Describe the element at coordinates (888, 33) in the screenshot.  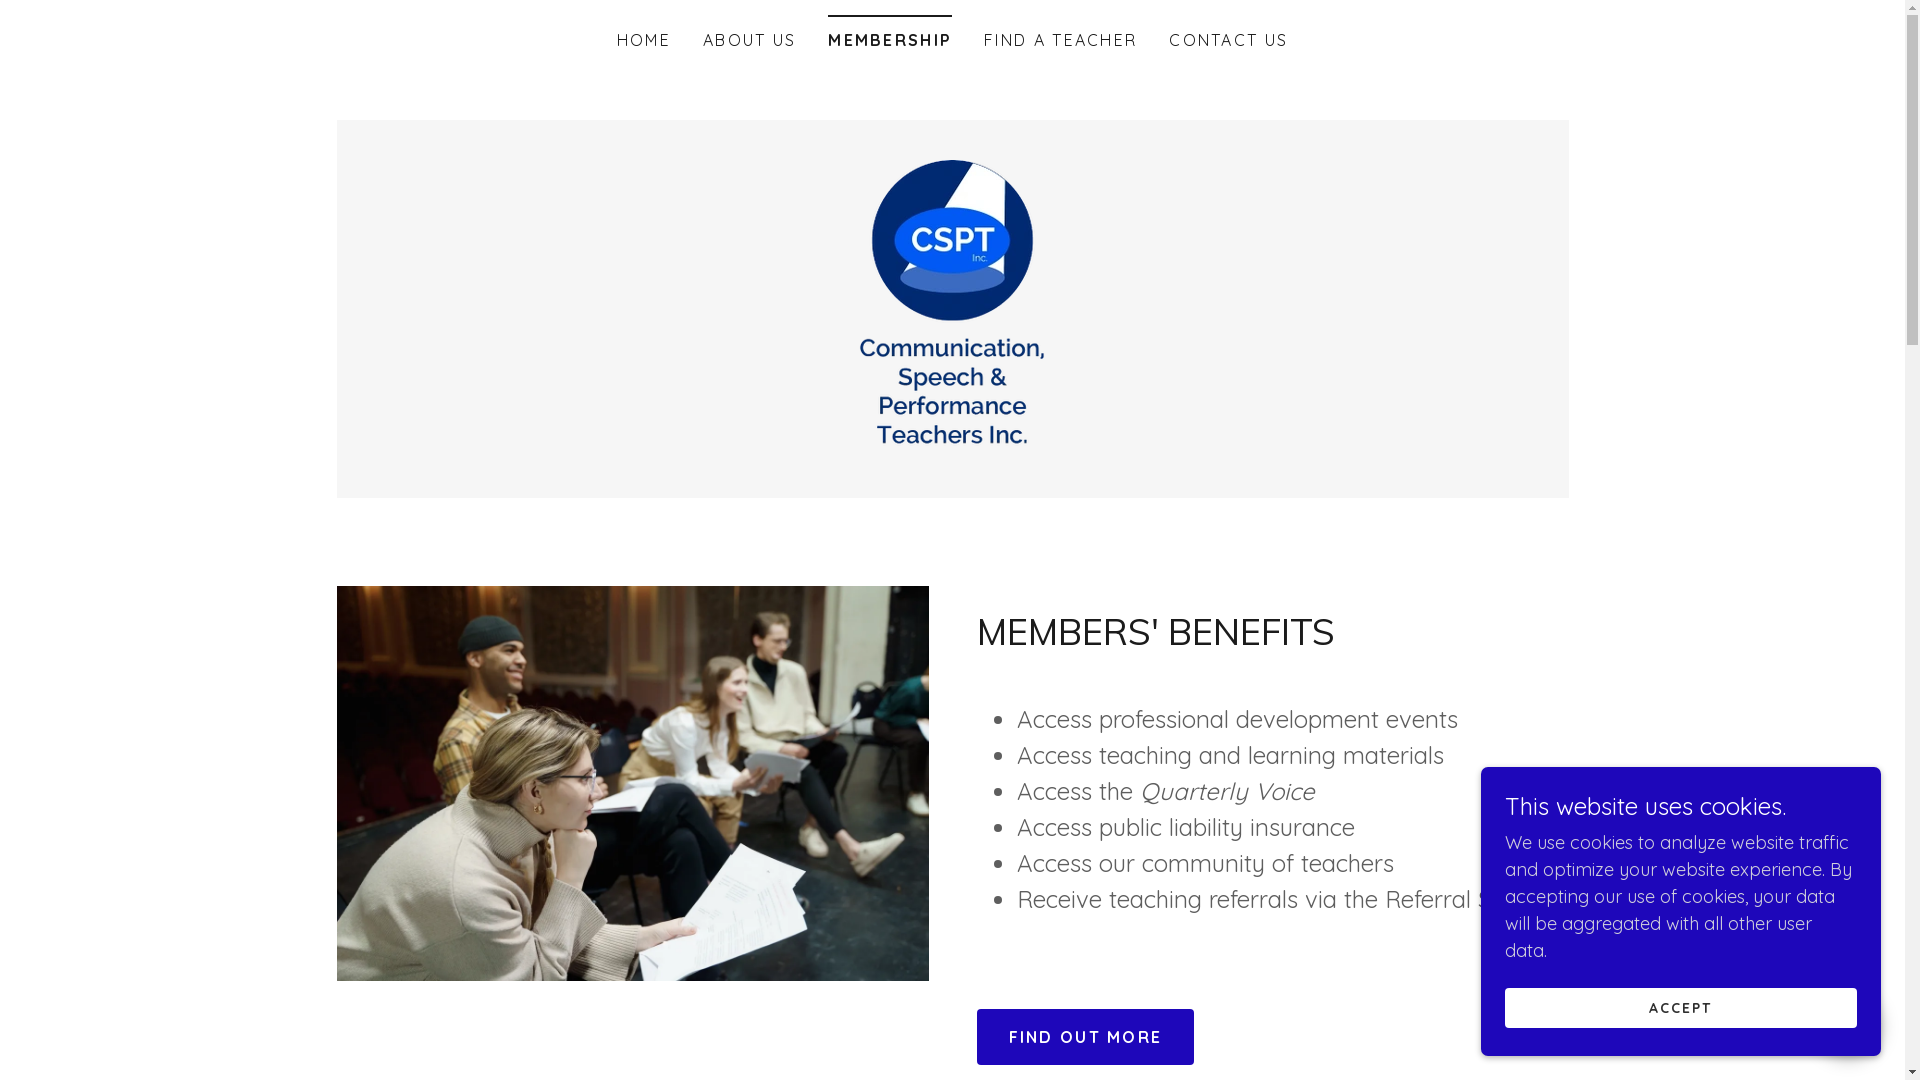
I see `'MEMBERSHIP'` at that location.